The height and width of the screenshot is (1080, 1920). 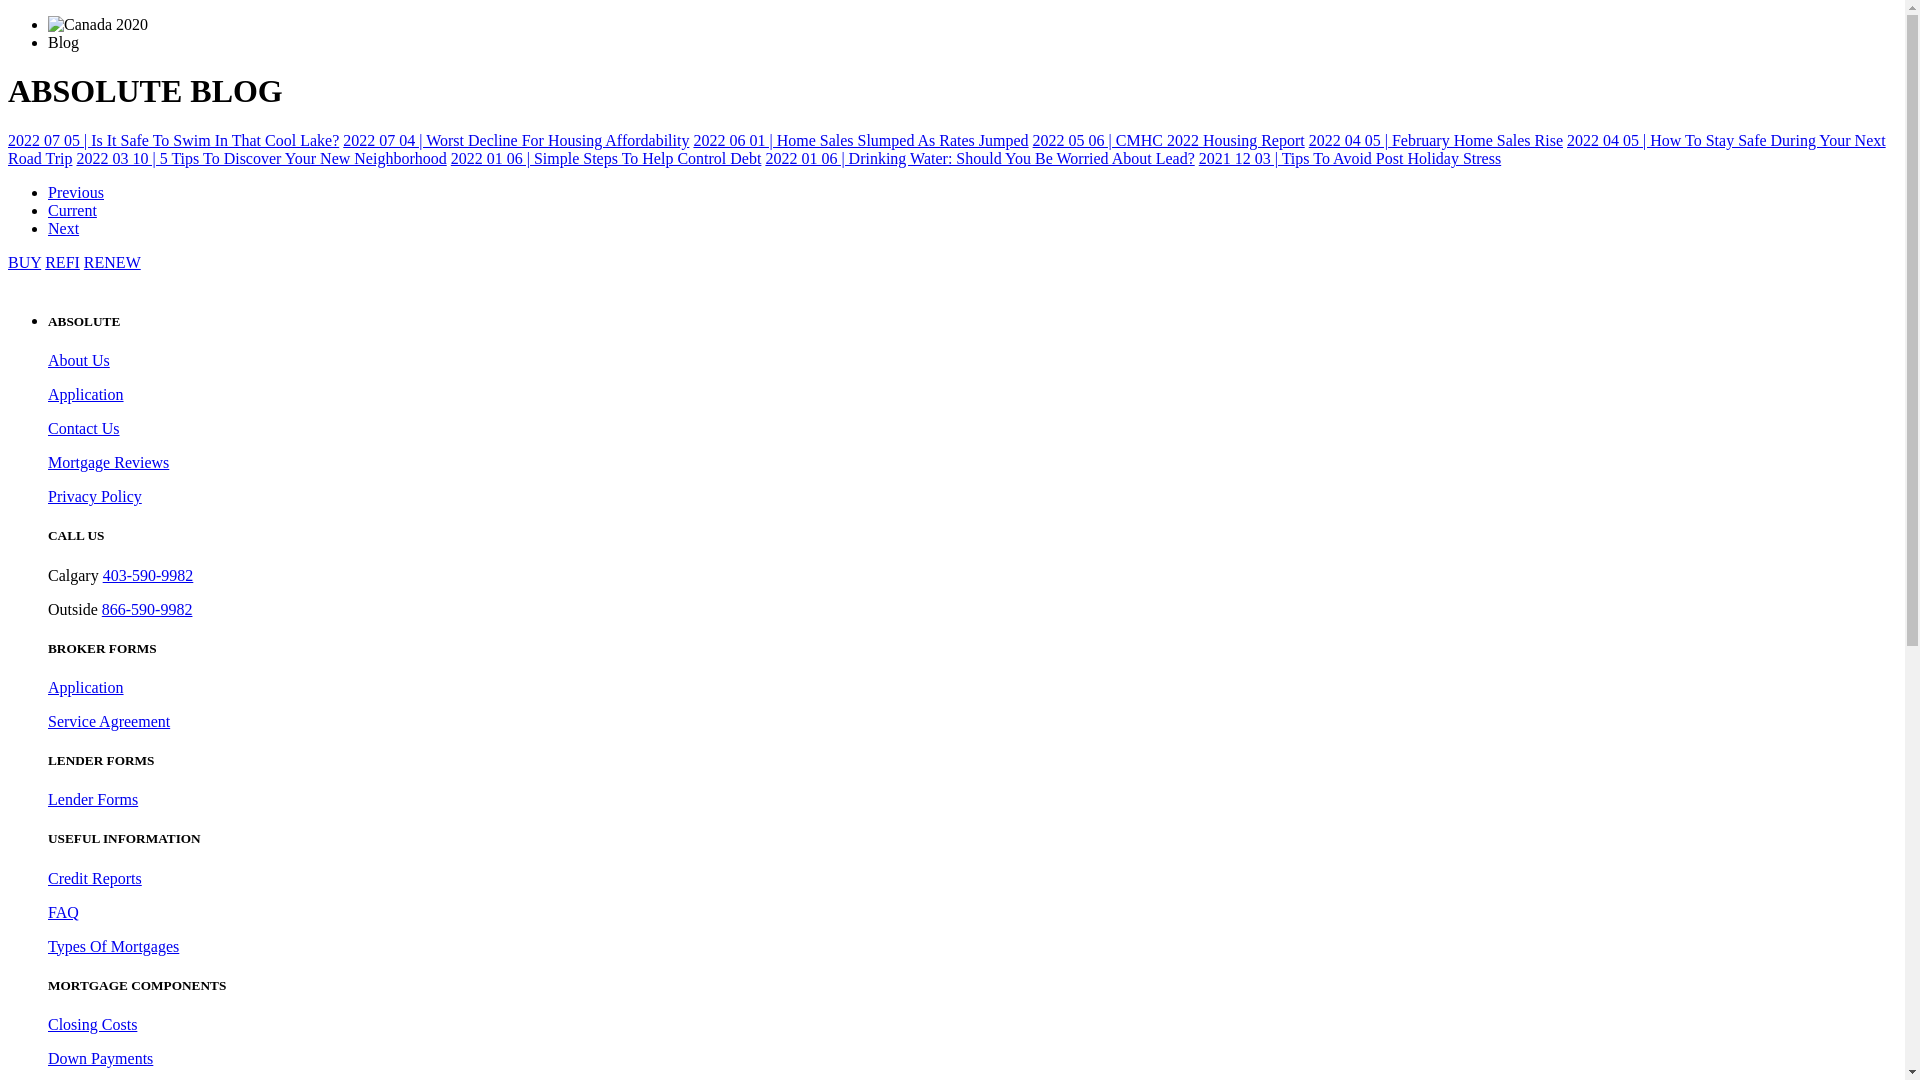 I want to click on '2022 04 05 | February Home Sales Rise', so click(x=1434, y=139).